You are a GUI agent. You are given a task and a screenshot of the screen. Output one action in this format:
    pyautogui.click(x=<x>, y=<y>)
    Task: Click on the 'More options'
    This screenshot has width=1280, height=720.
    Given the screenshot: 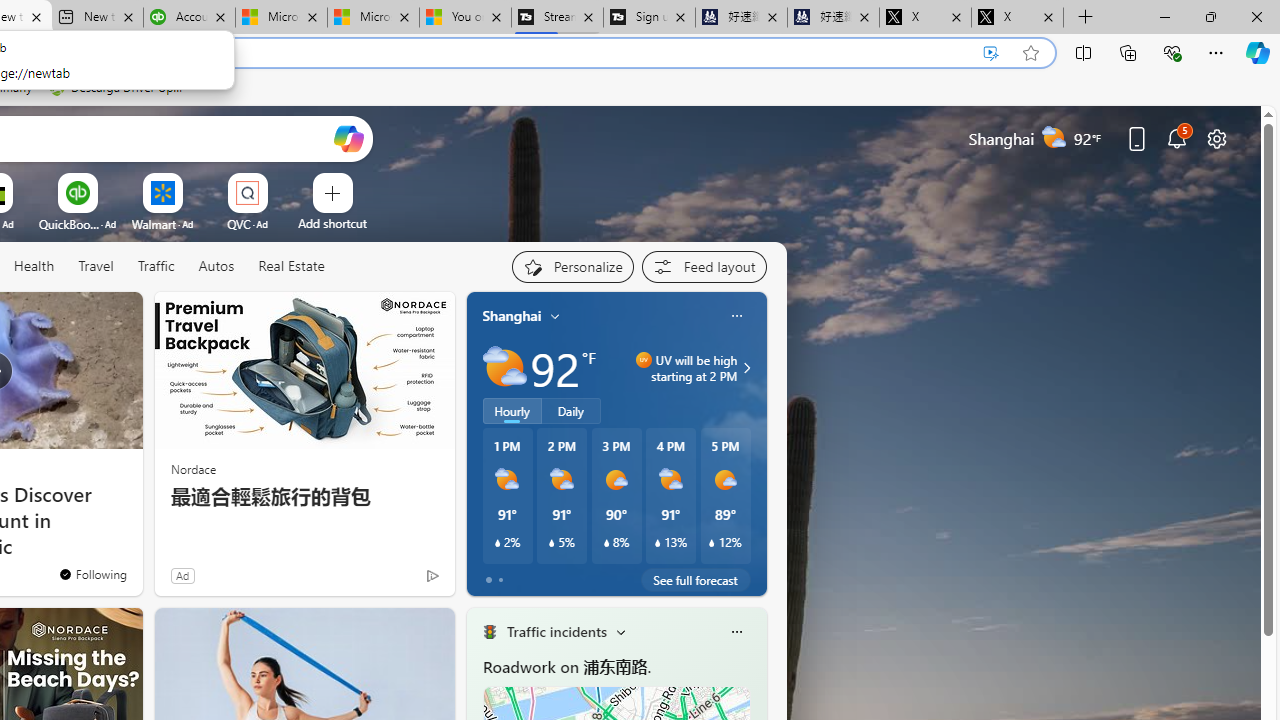 What is the action you would take?
    pyautogui.click(x=735, y=631)
    